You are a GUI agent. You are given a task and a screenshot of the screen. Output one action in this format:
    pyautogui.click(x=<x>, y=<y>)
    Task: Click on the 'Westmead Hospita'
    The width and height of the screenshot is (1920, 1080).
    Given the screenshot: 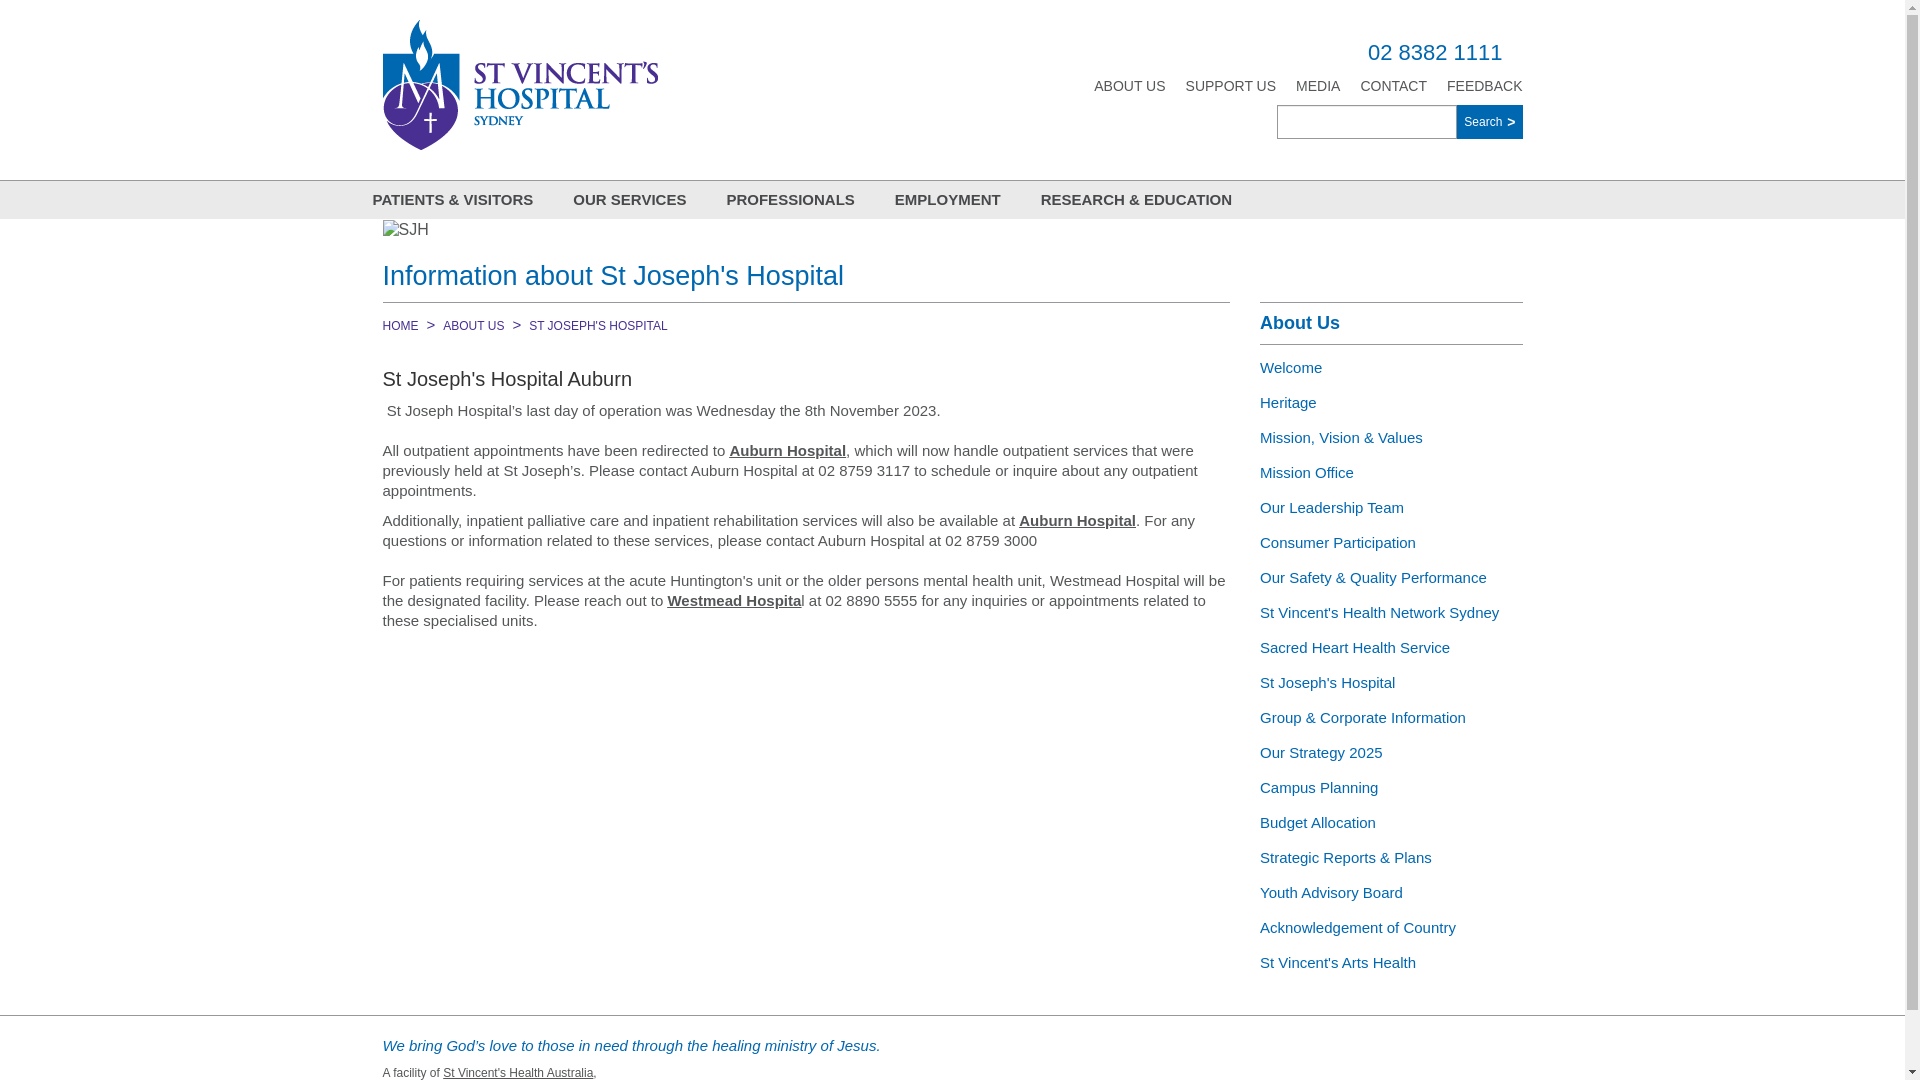 What is the action you would take?
    pyautogui.click(x=733, y=599)
    